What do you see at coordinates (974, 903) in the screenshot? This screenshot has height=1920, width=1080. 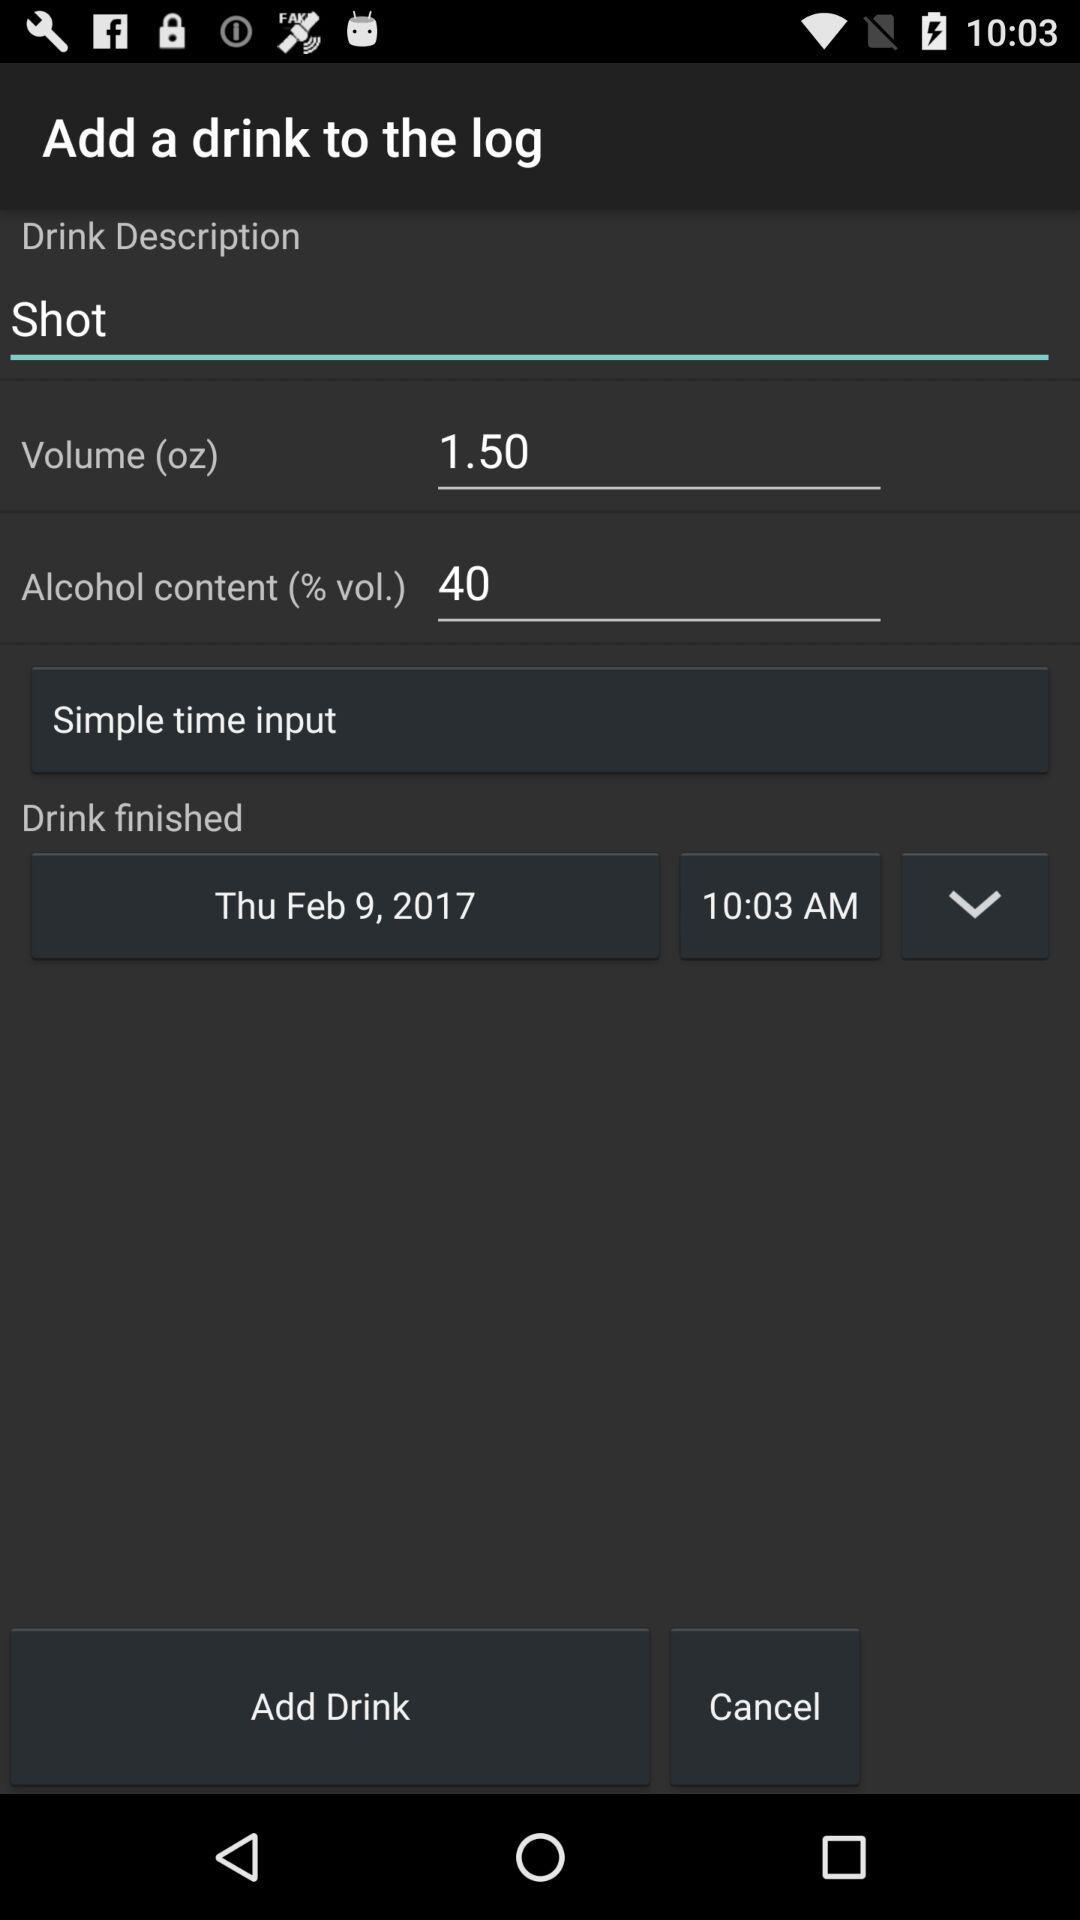 I see `edit entry` at bounding box center [974, 903].